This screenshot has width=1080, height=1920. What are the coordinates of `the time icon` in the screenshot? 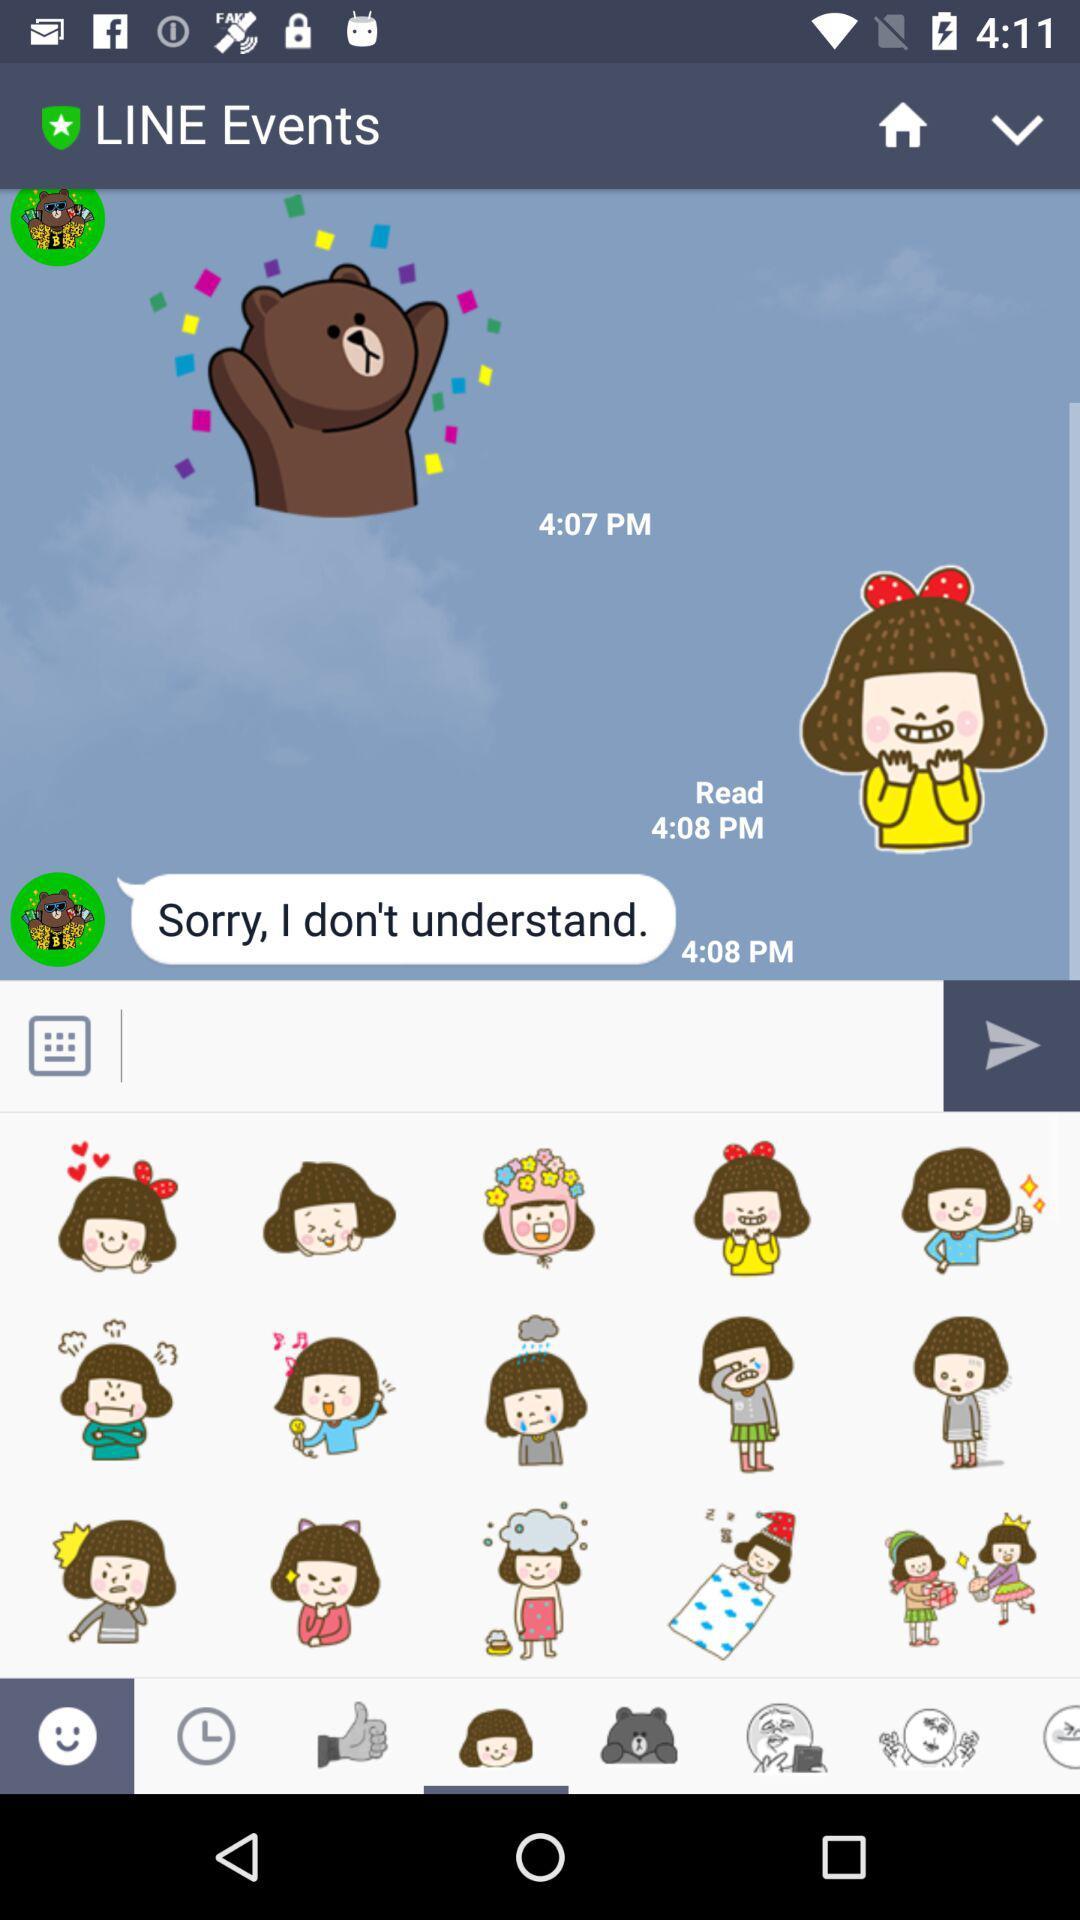 It's located at (206, 1735).